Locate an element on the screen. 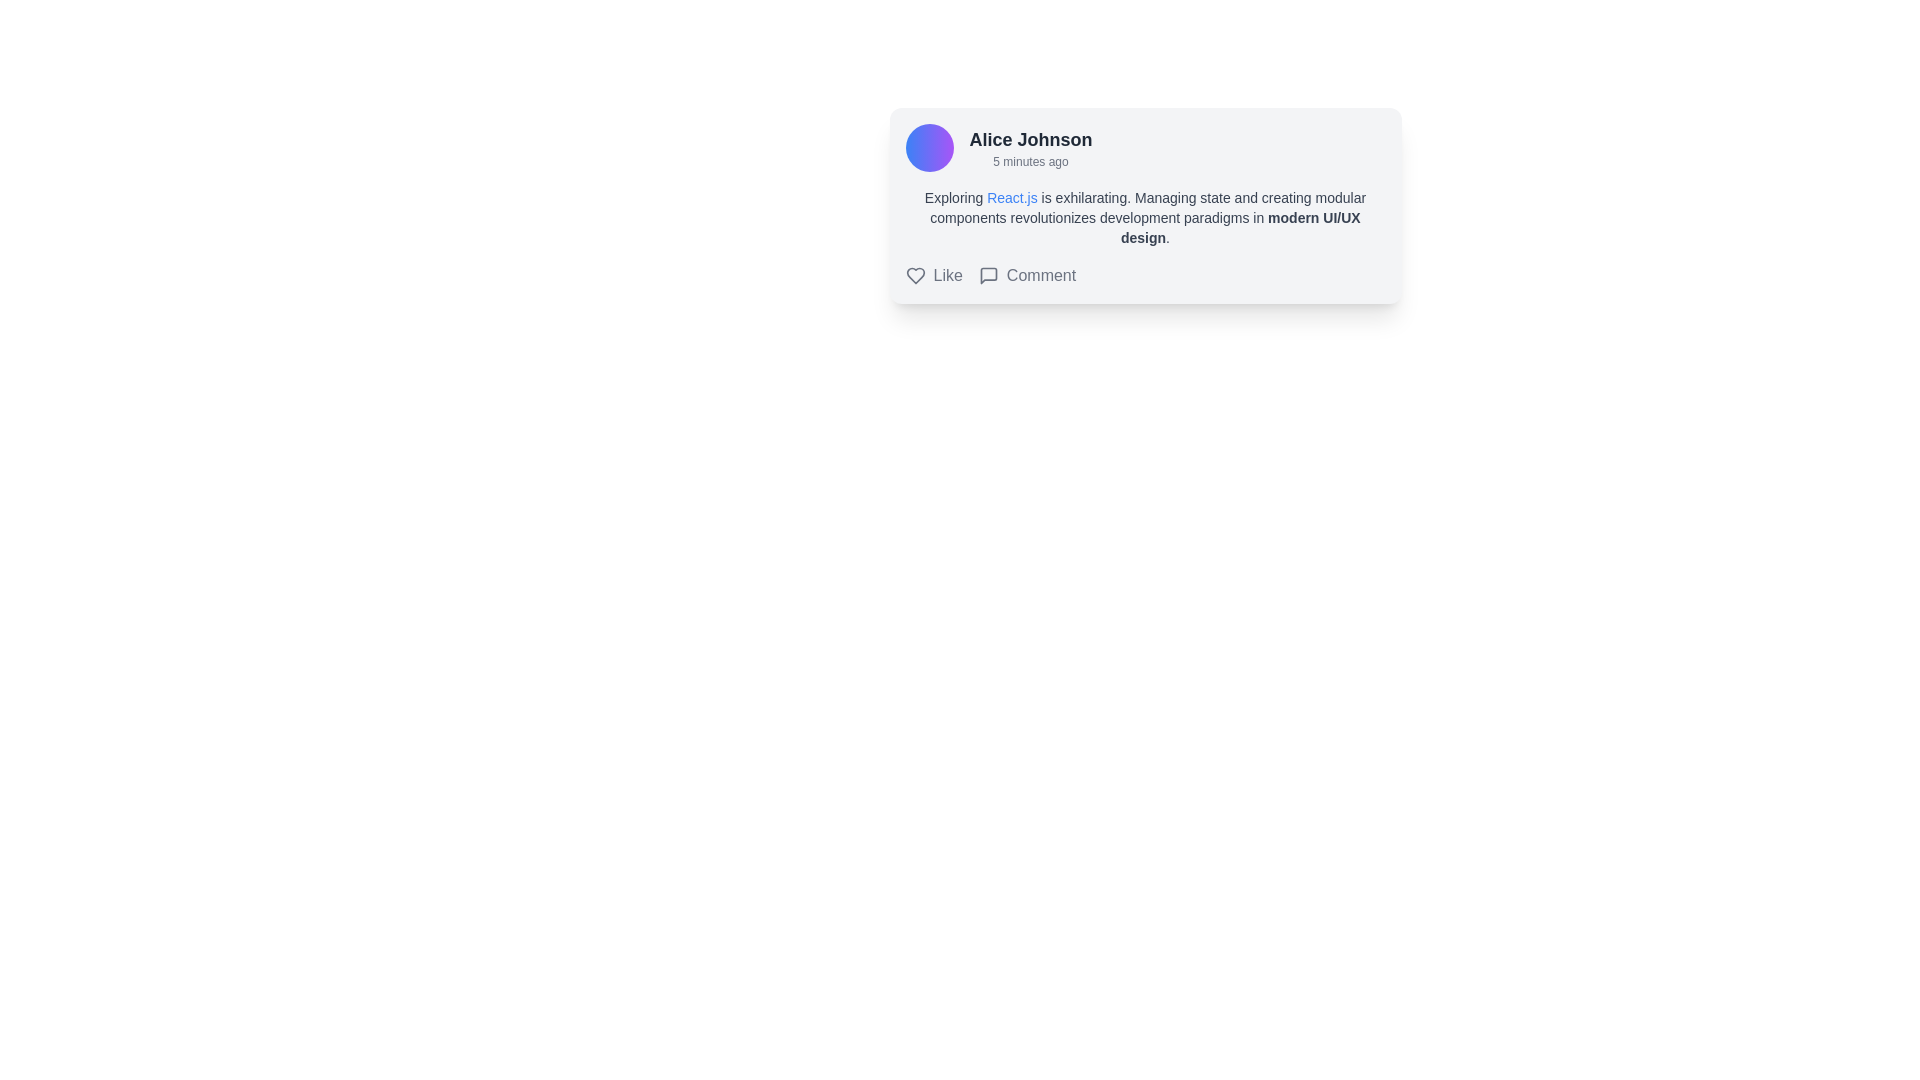 This screenshot has width=1920, height=1080. the comment icon located within the Comment section of the content card, which is positioned towards the left of the 'Comment' text label is located at coordinates (988, 276).